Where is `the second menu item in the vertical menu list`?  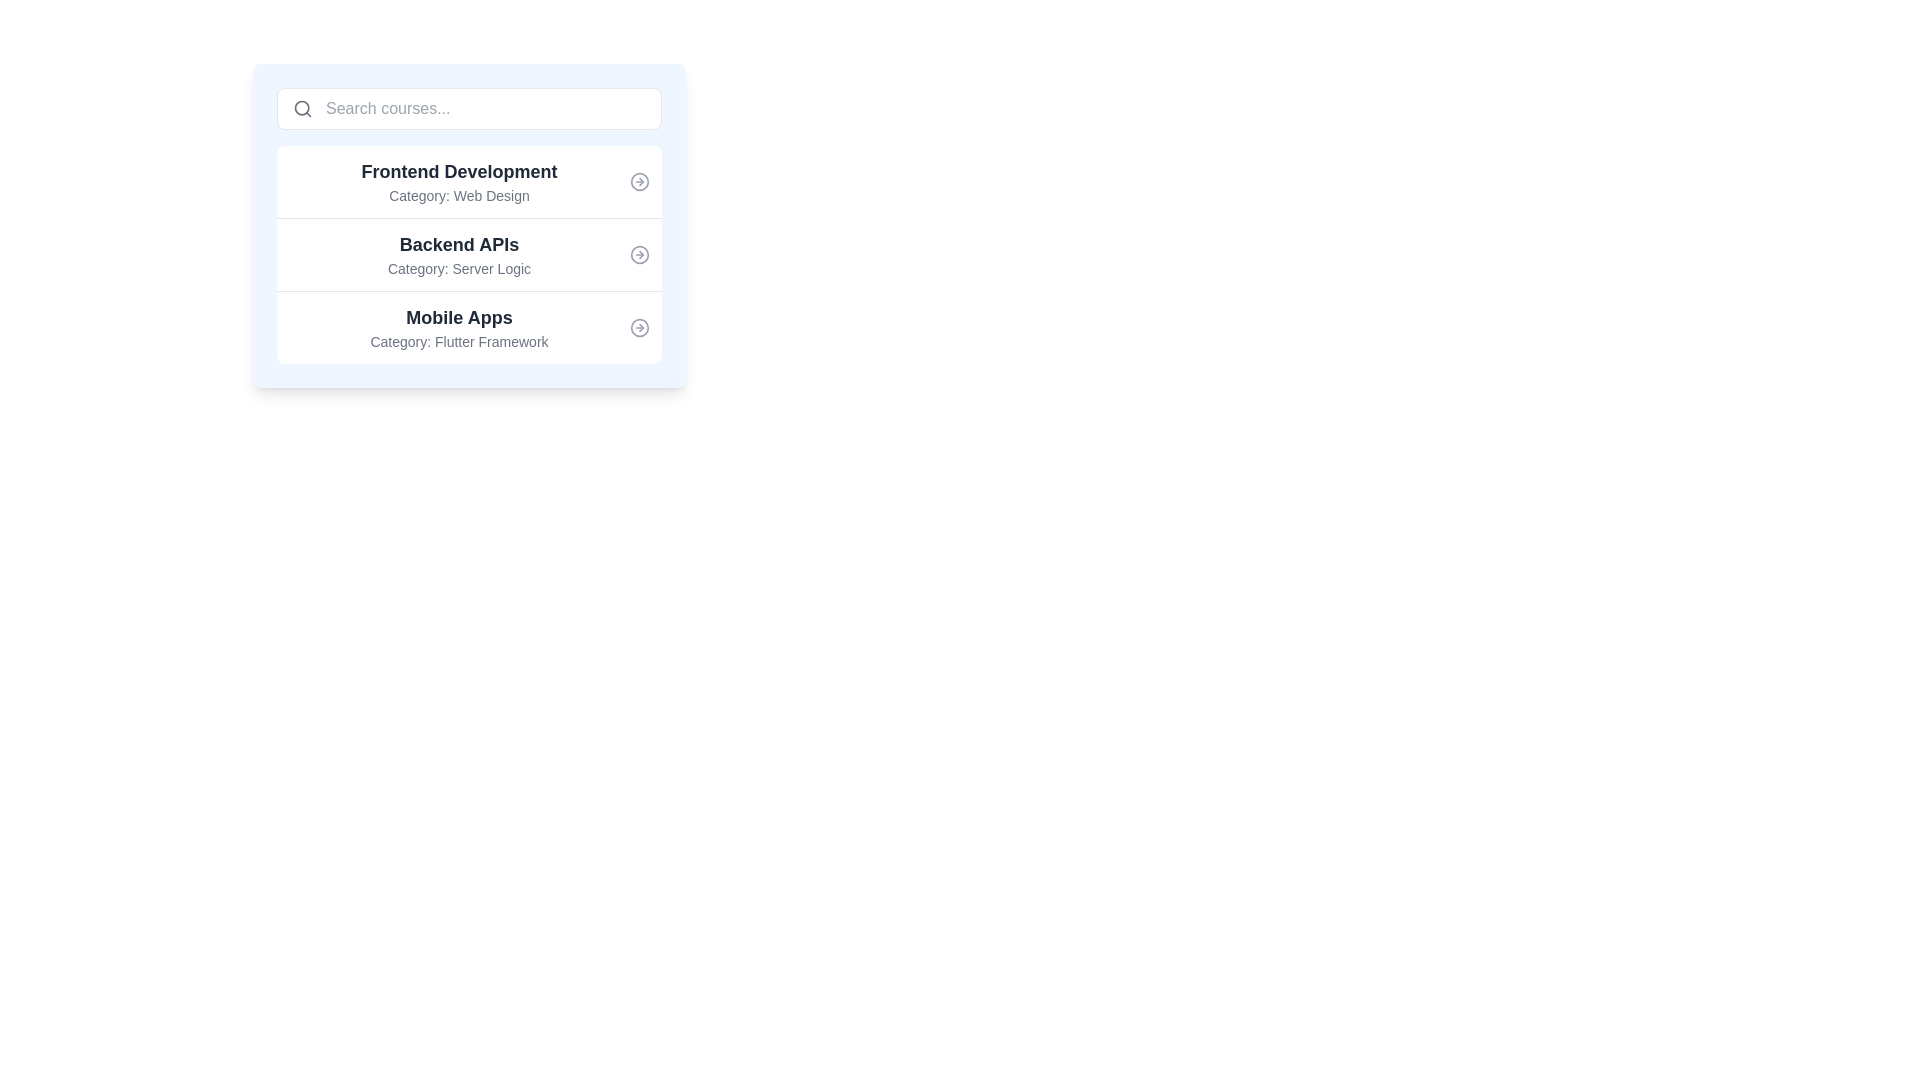
the second menu item in the vertical menu list is located at coordinates (468, 253).